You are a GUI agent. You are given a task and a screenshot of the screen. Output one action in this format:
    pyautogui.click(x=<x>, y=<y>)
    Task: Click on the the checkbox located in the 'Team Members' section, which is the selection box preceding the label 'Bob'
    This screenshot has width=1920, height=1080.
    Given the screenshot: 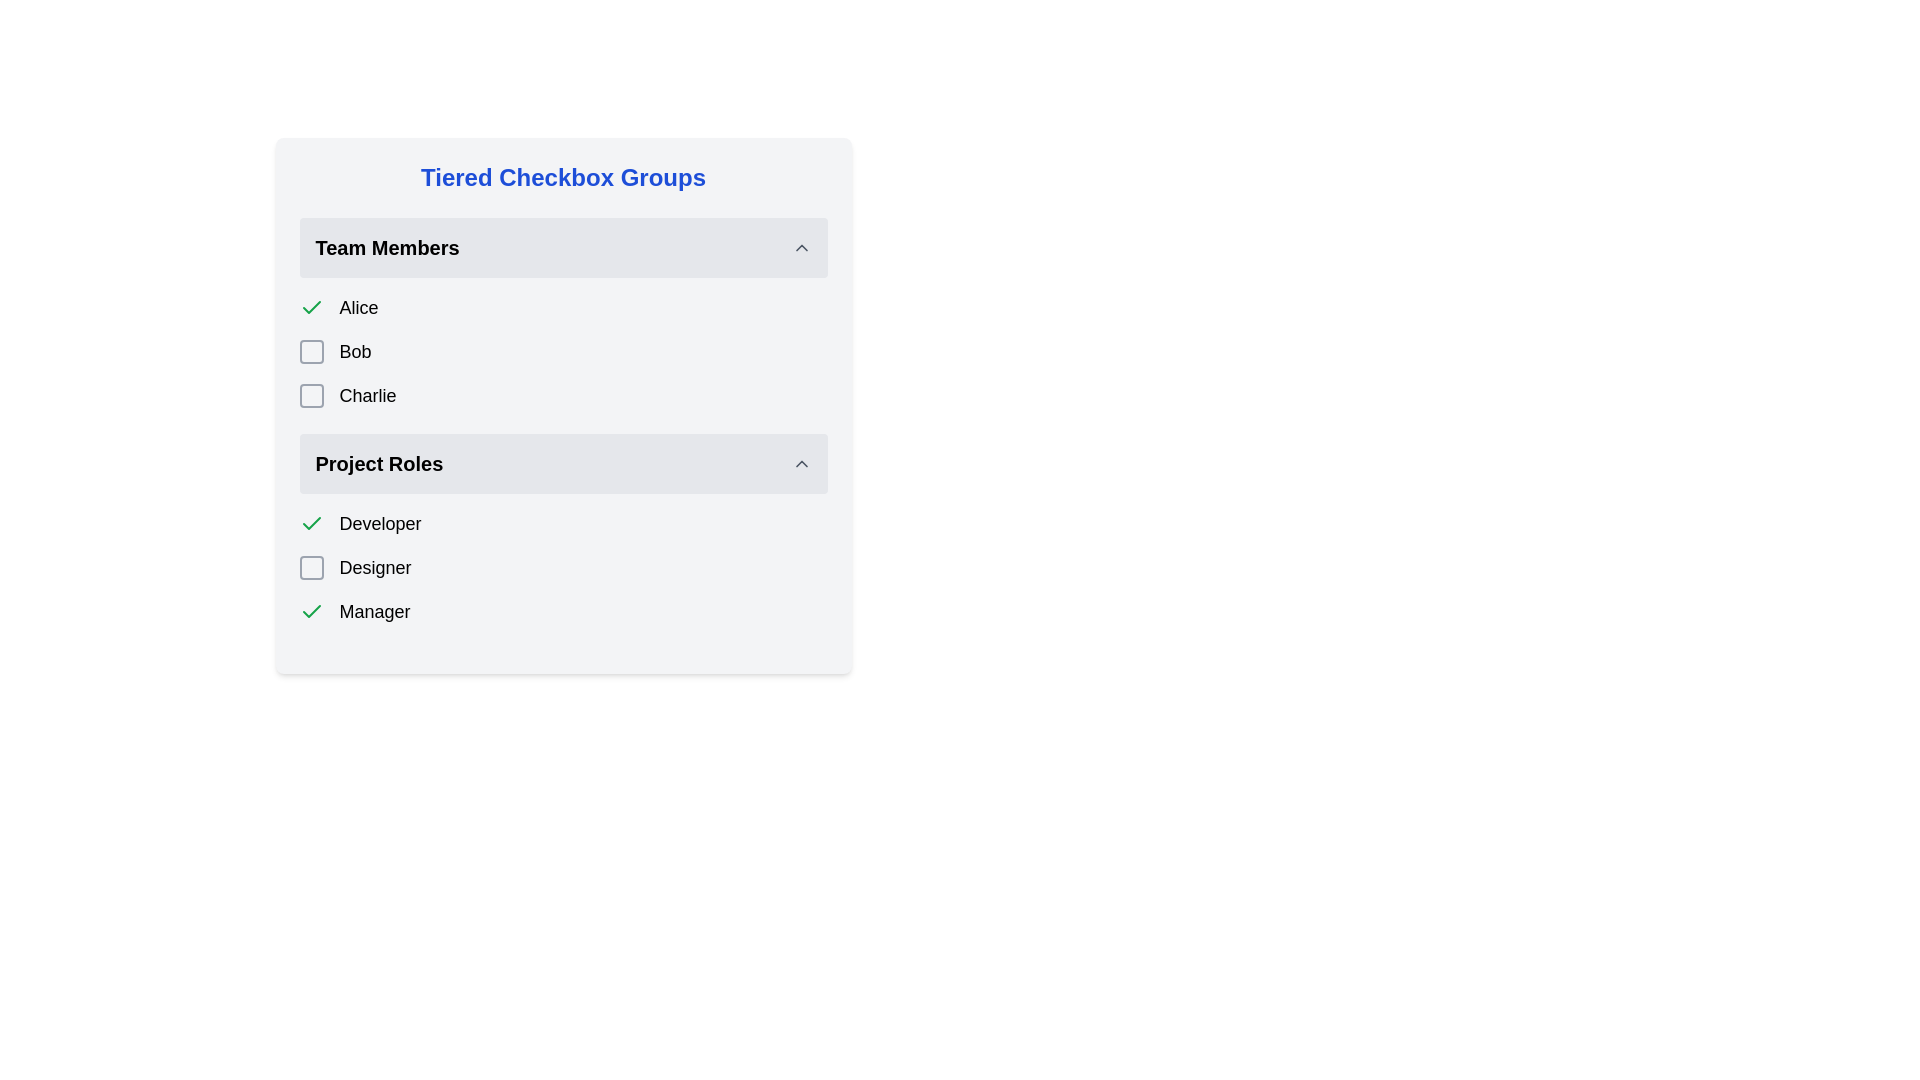 What is the action you would take?
    pyautogui.click(x=310, y=350)
    